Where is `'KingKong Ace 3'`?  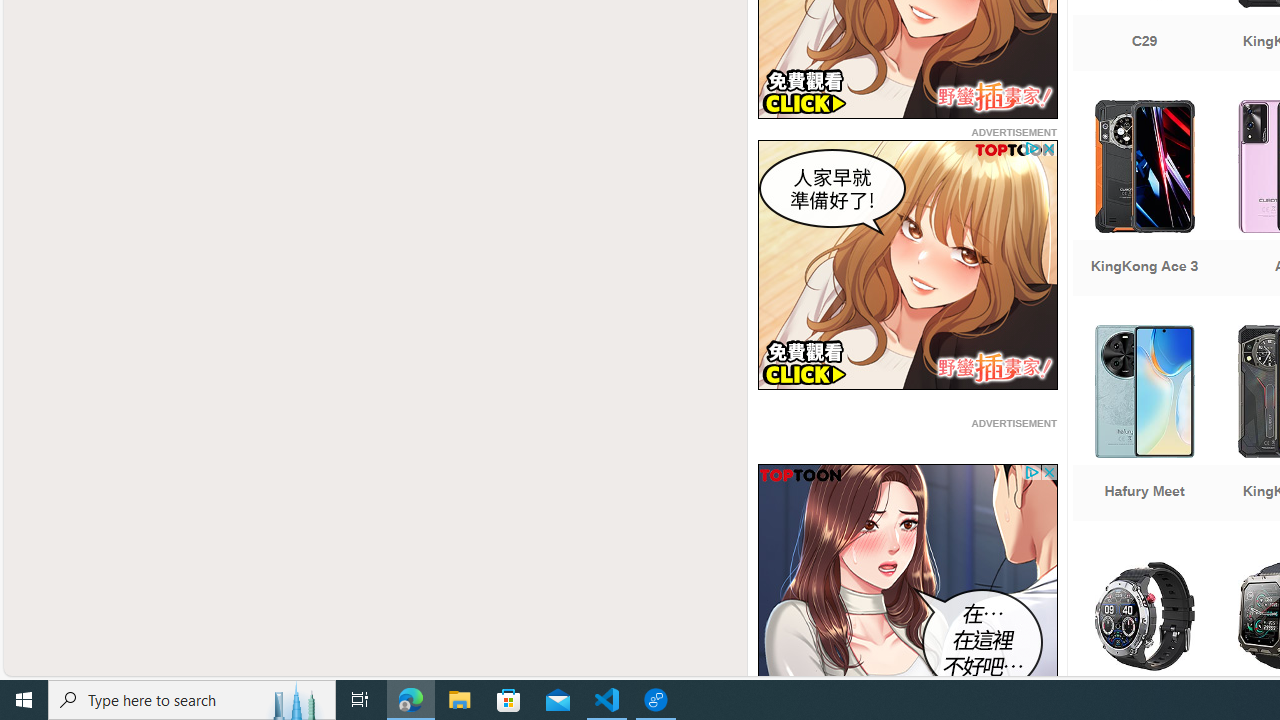 'KingKong Ace 3' is located at coordinates (1144, 200).